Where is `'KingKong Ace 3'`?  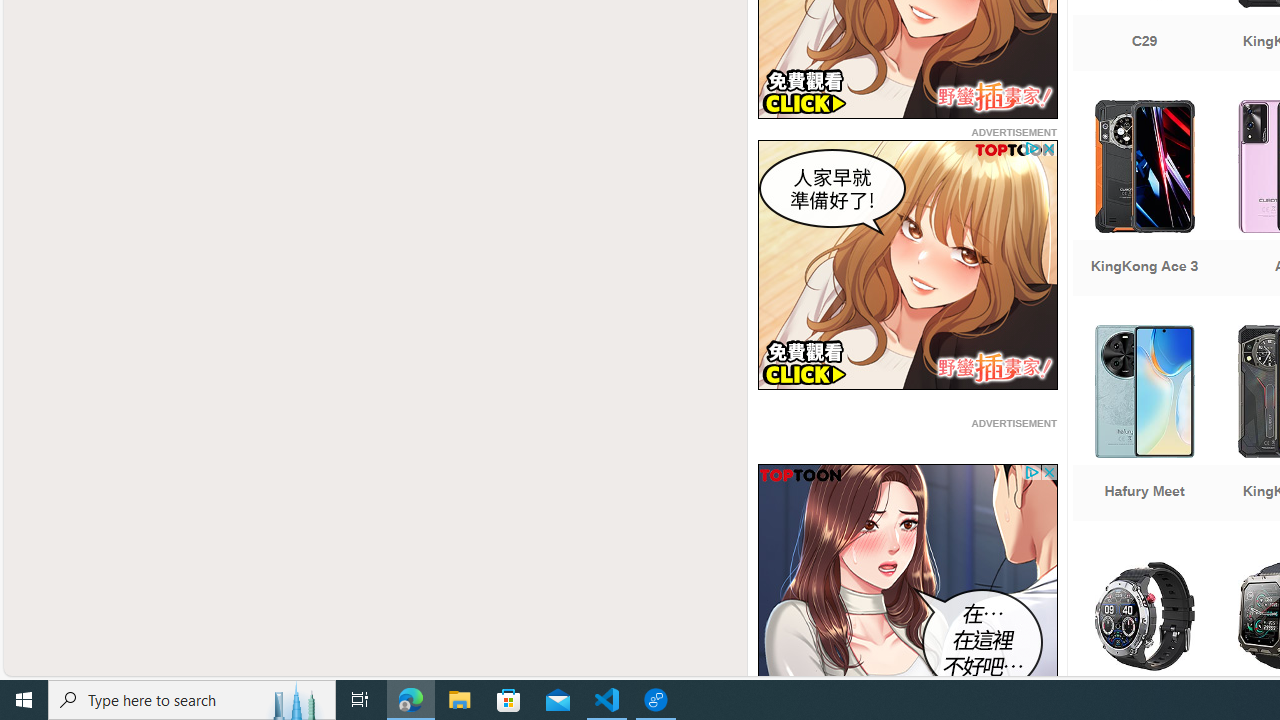 'KingKong Ace 3' is located at coordinates (1144, 200).